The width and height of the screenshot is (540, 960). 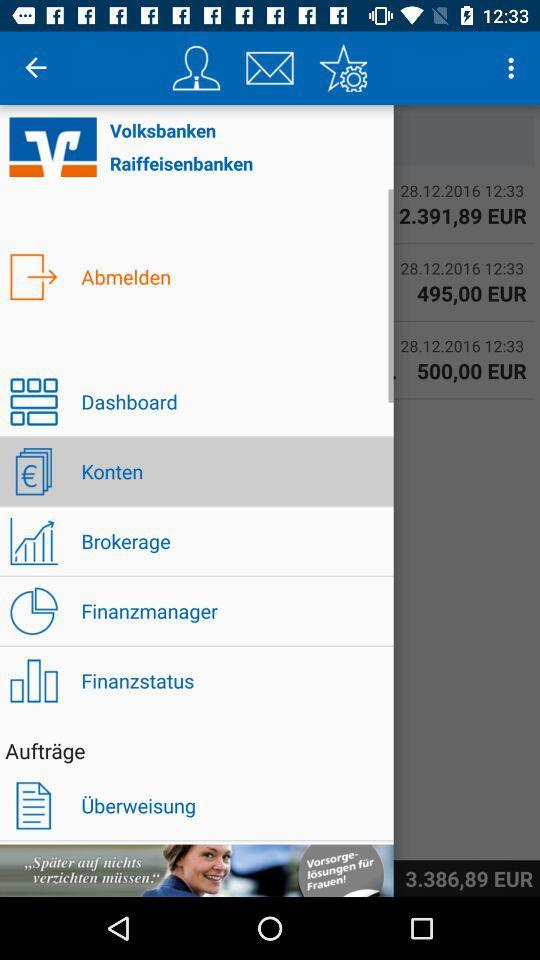 I want to click on the setting icon which is beside the message box, so click(x=342, y=68).